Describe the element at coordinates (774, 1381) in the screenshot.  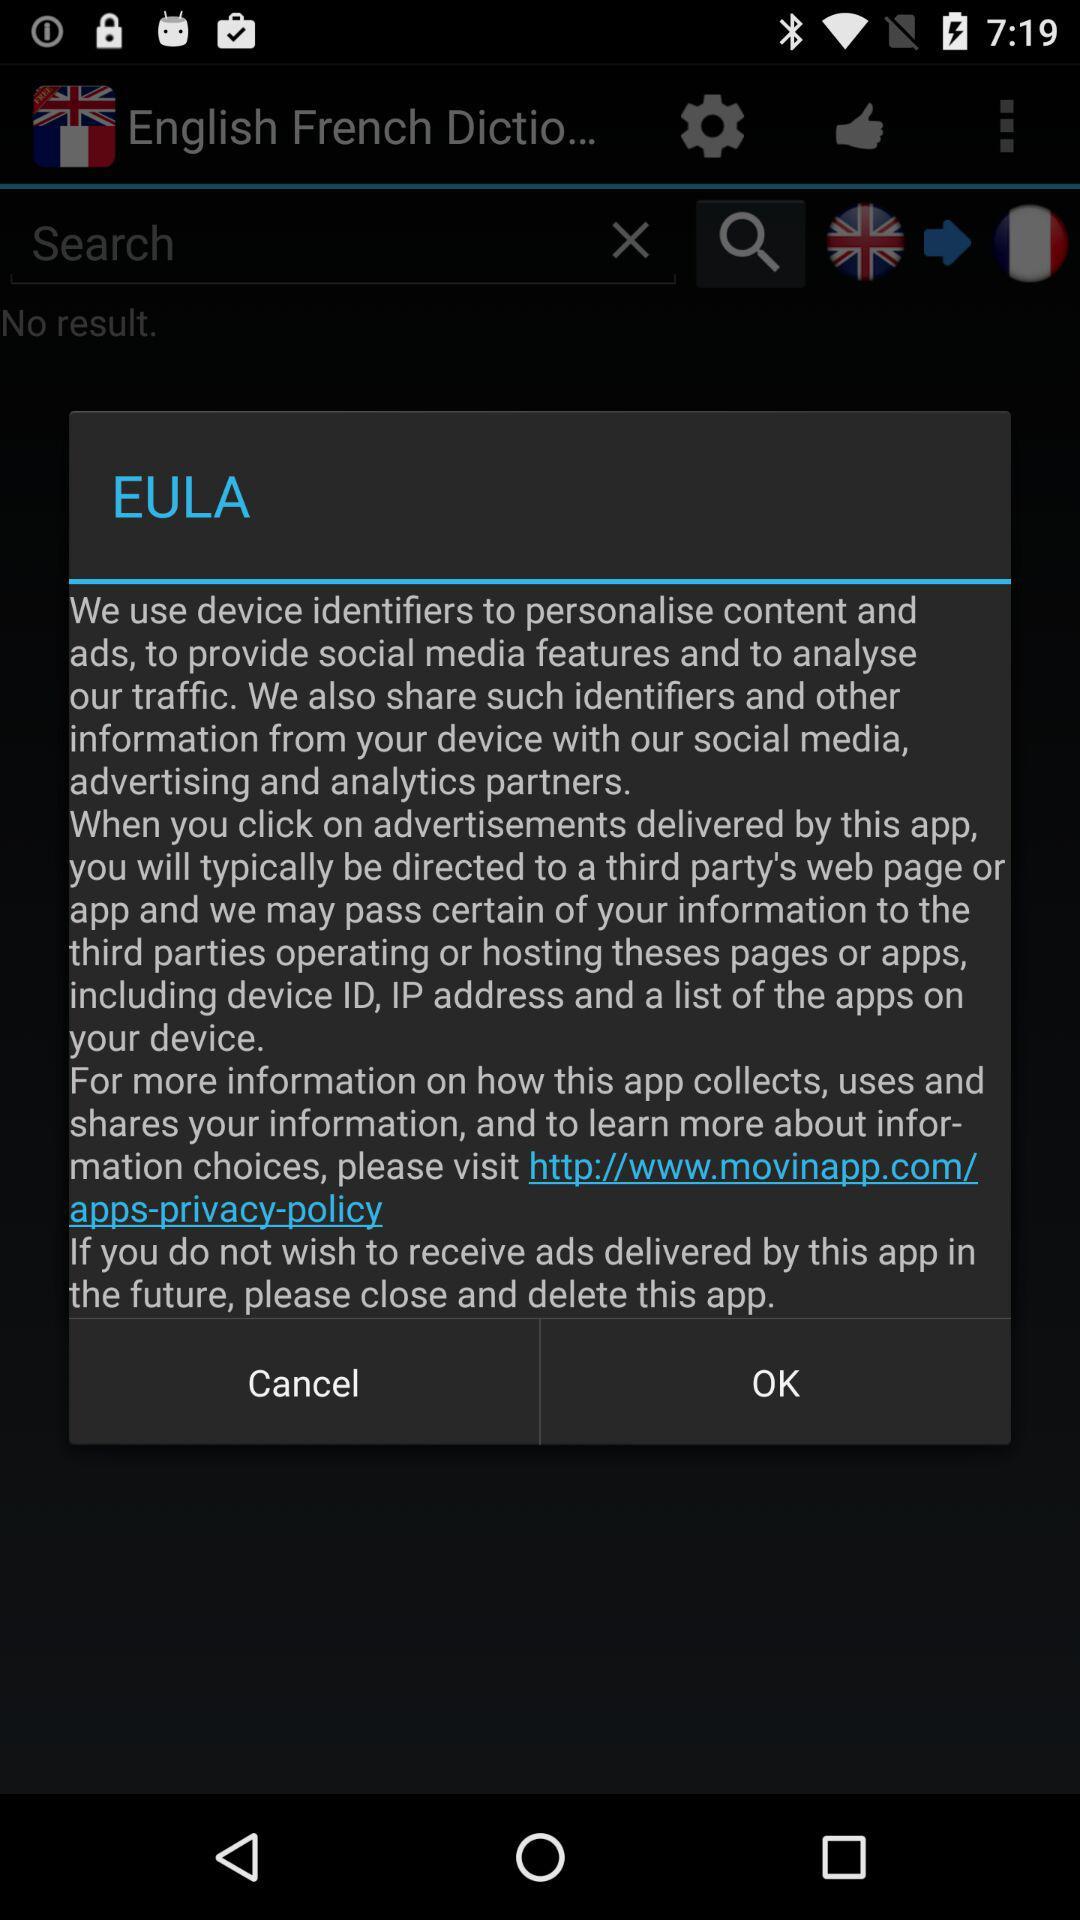
I see `icon next to cancel icon` at that location.